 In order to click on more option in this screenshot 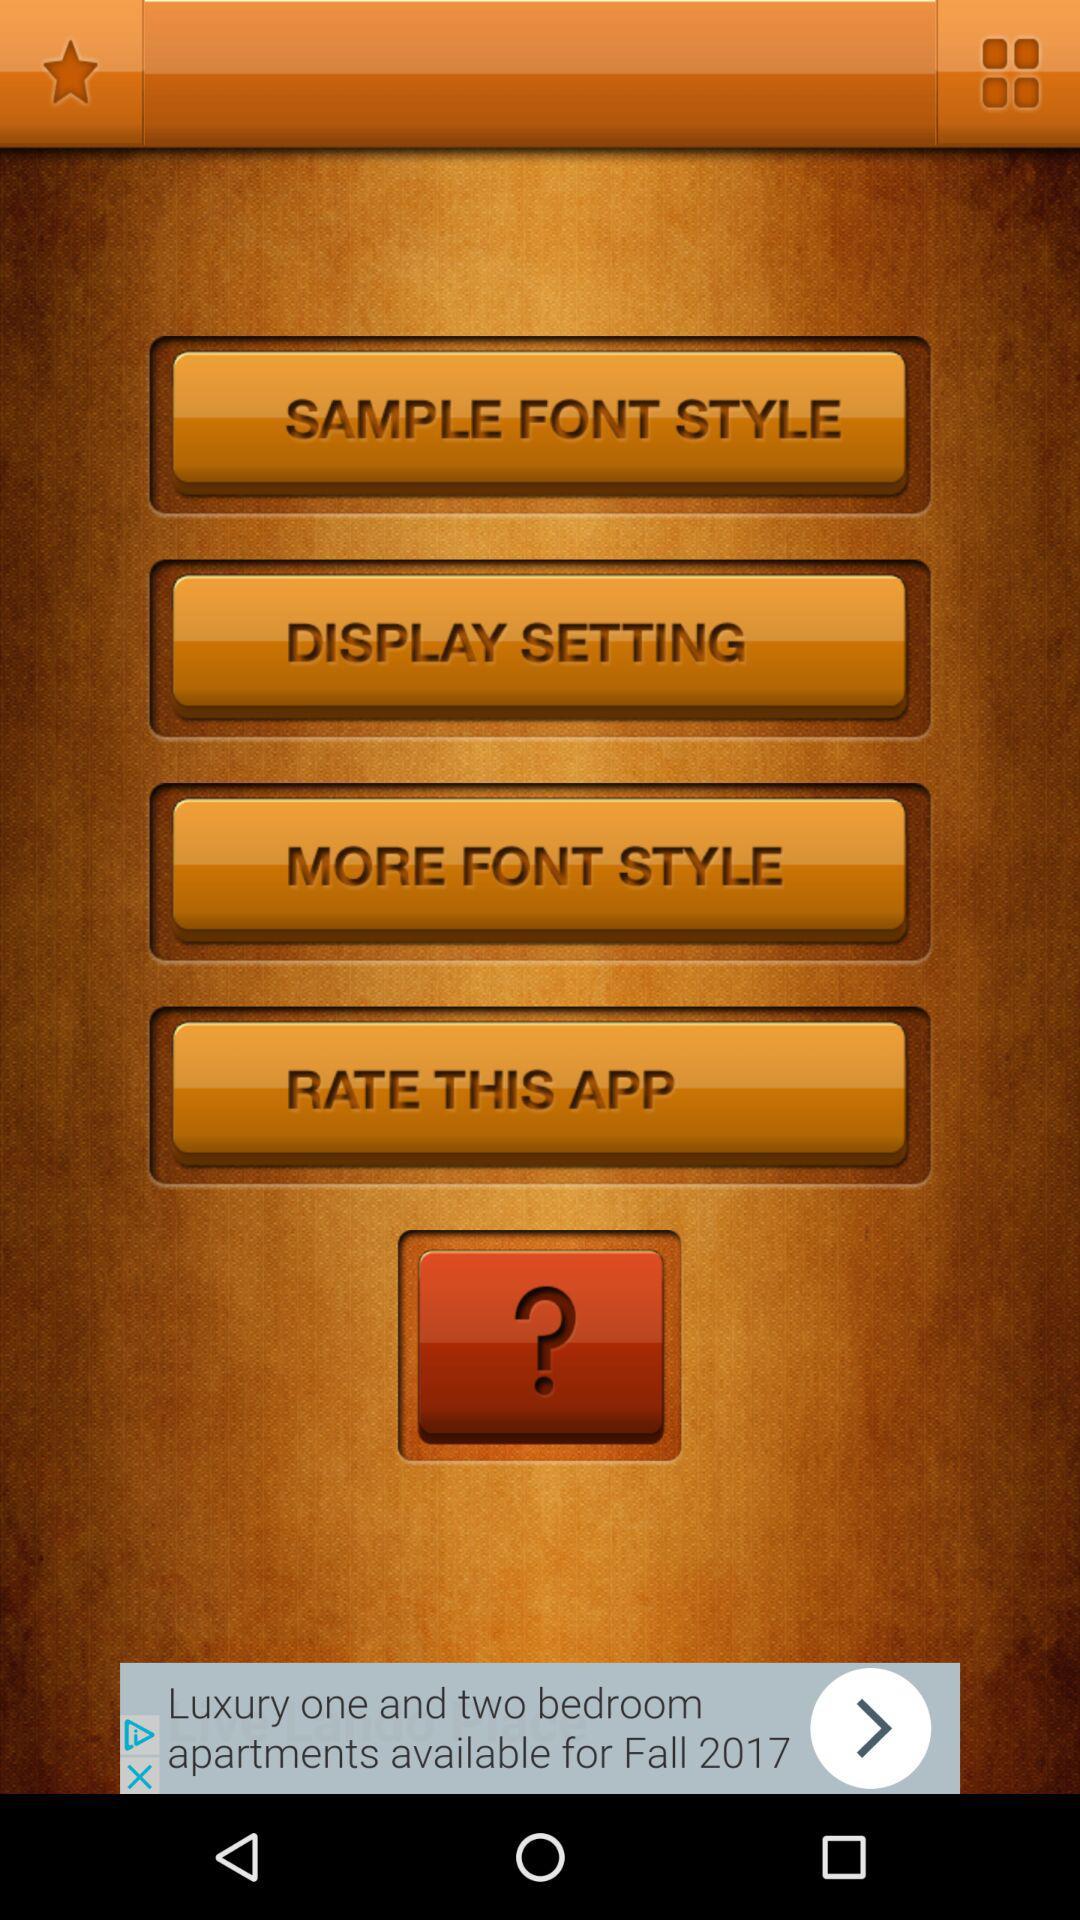, I will do `click(1007, 72)`.